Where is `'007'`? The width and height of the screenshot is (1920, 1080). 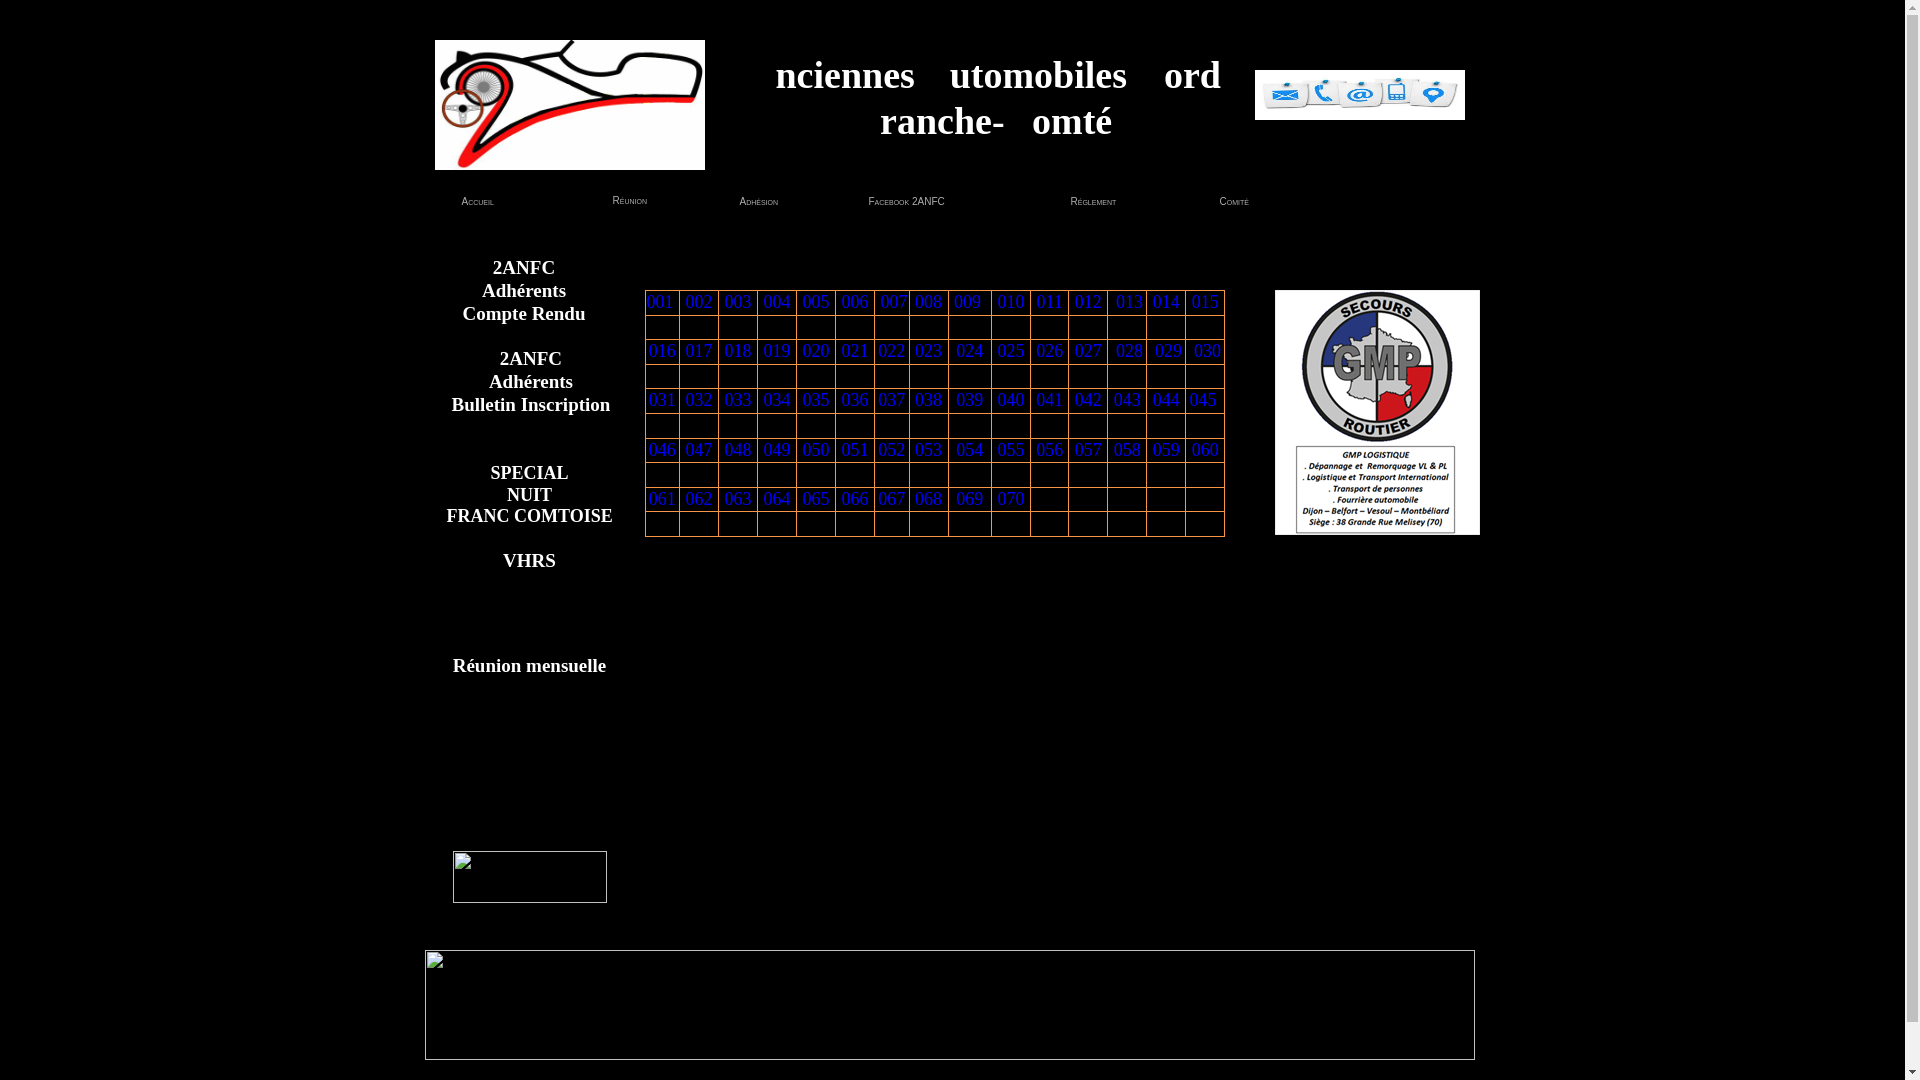
'007' is located at coordinates (892, 301).